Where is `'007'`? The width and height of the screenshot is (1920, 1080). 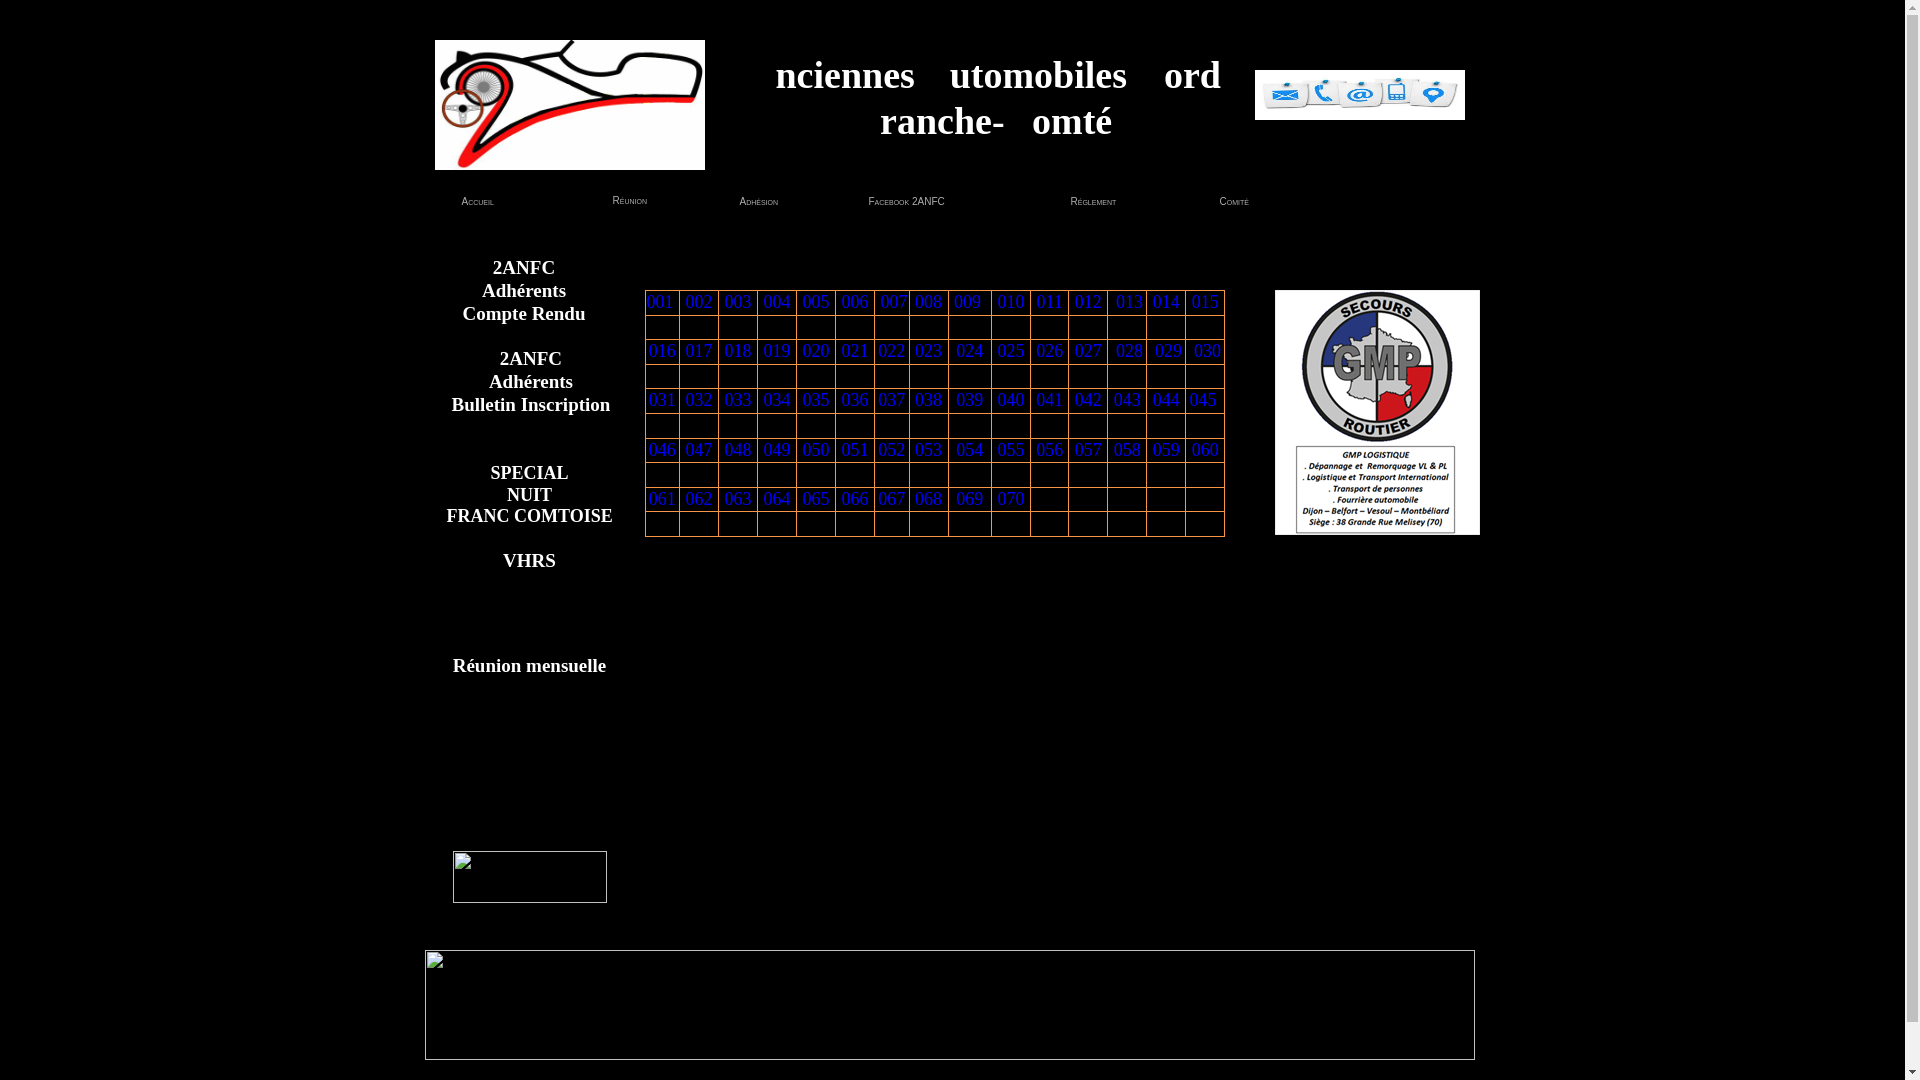
'007' is located at coordinates (892, 301).